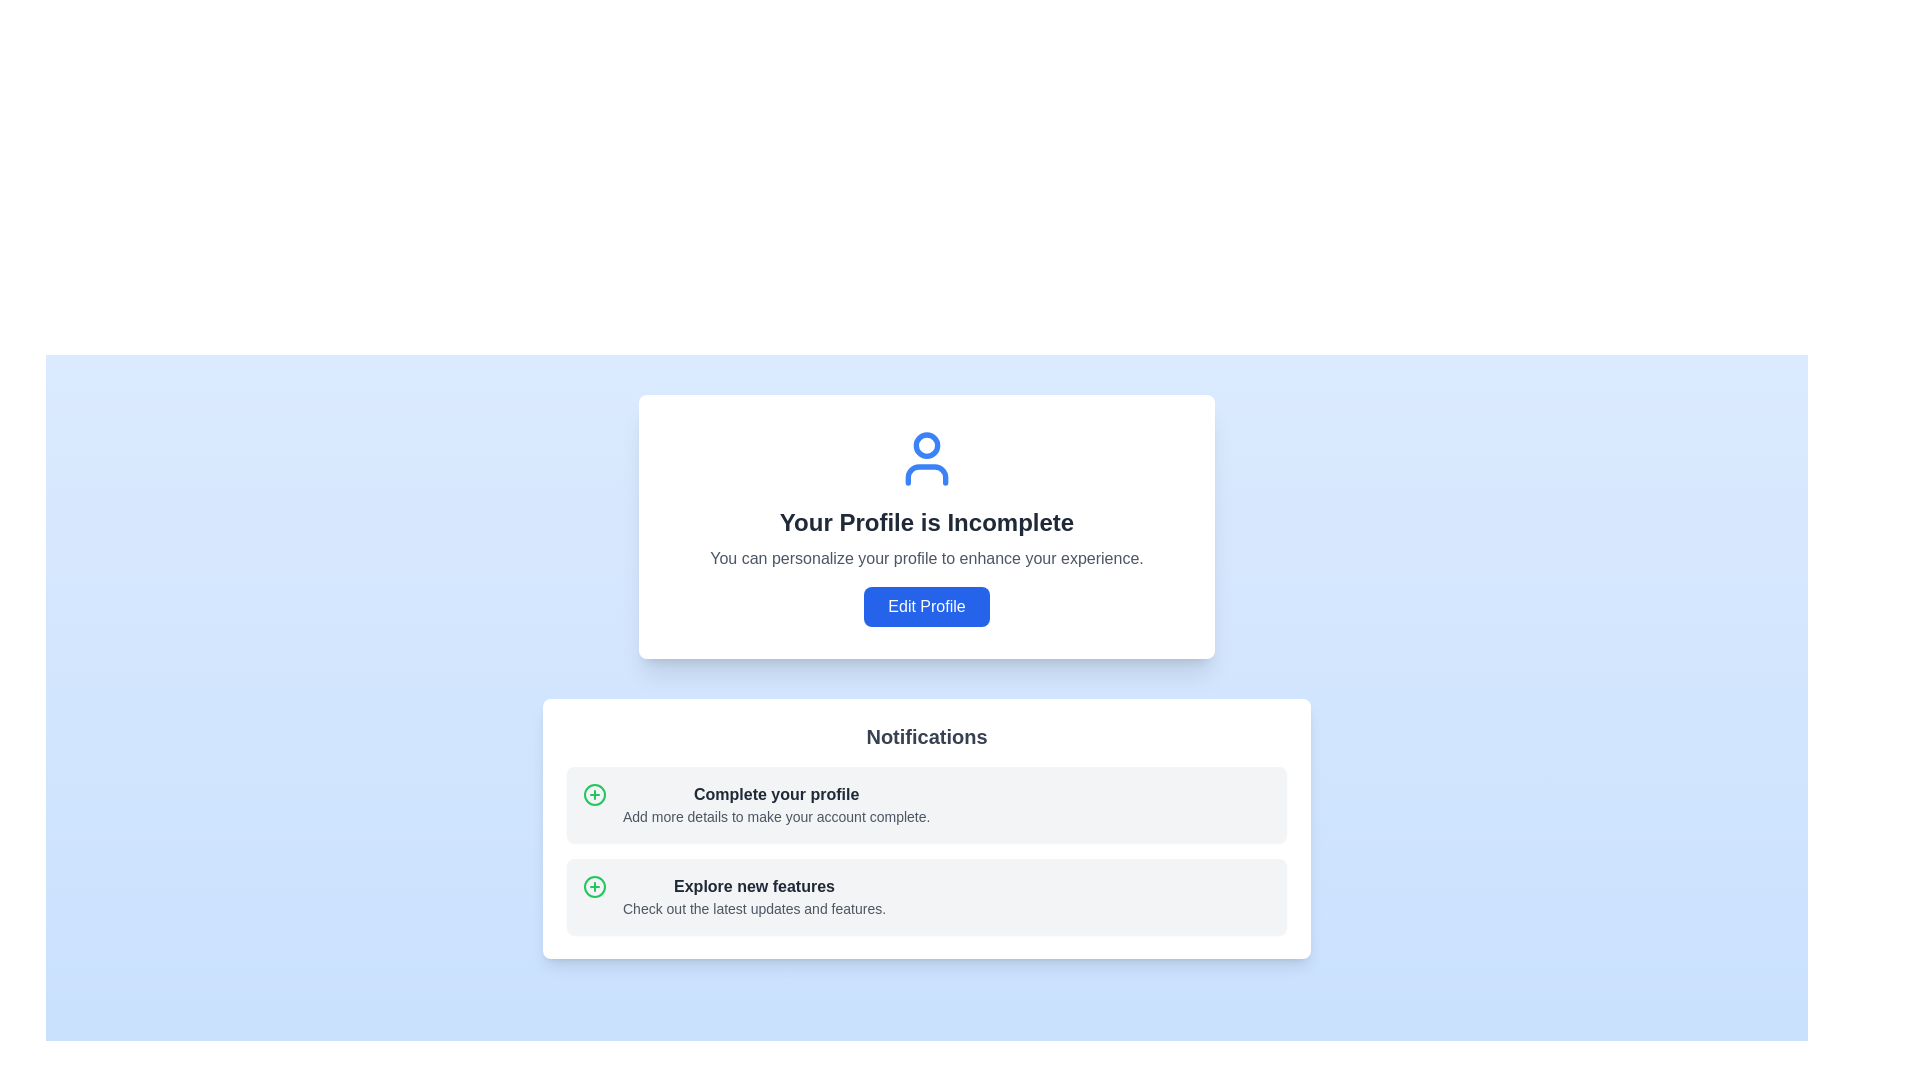 This screenshot has height=1080, width=1920. Describe the element at coordinates (775, 804) in the screenshot. I see `the informational text block that encourages the user to complete their profile to trigger additional interactive actions` at that location.